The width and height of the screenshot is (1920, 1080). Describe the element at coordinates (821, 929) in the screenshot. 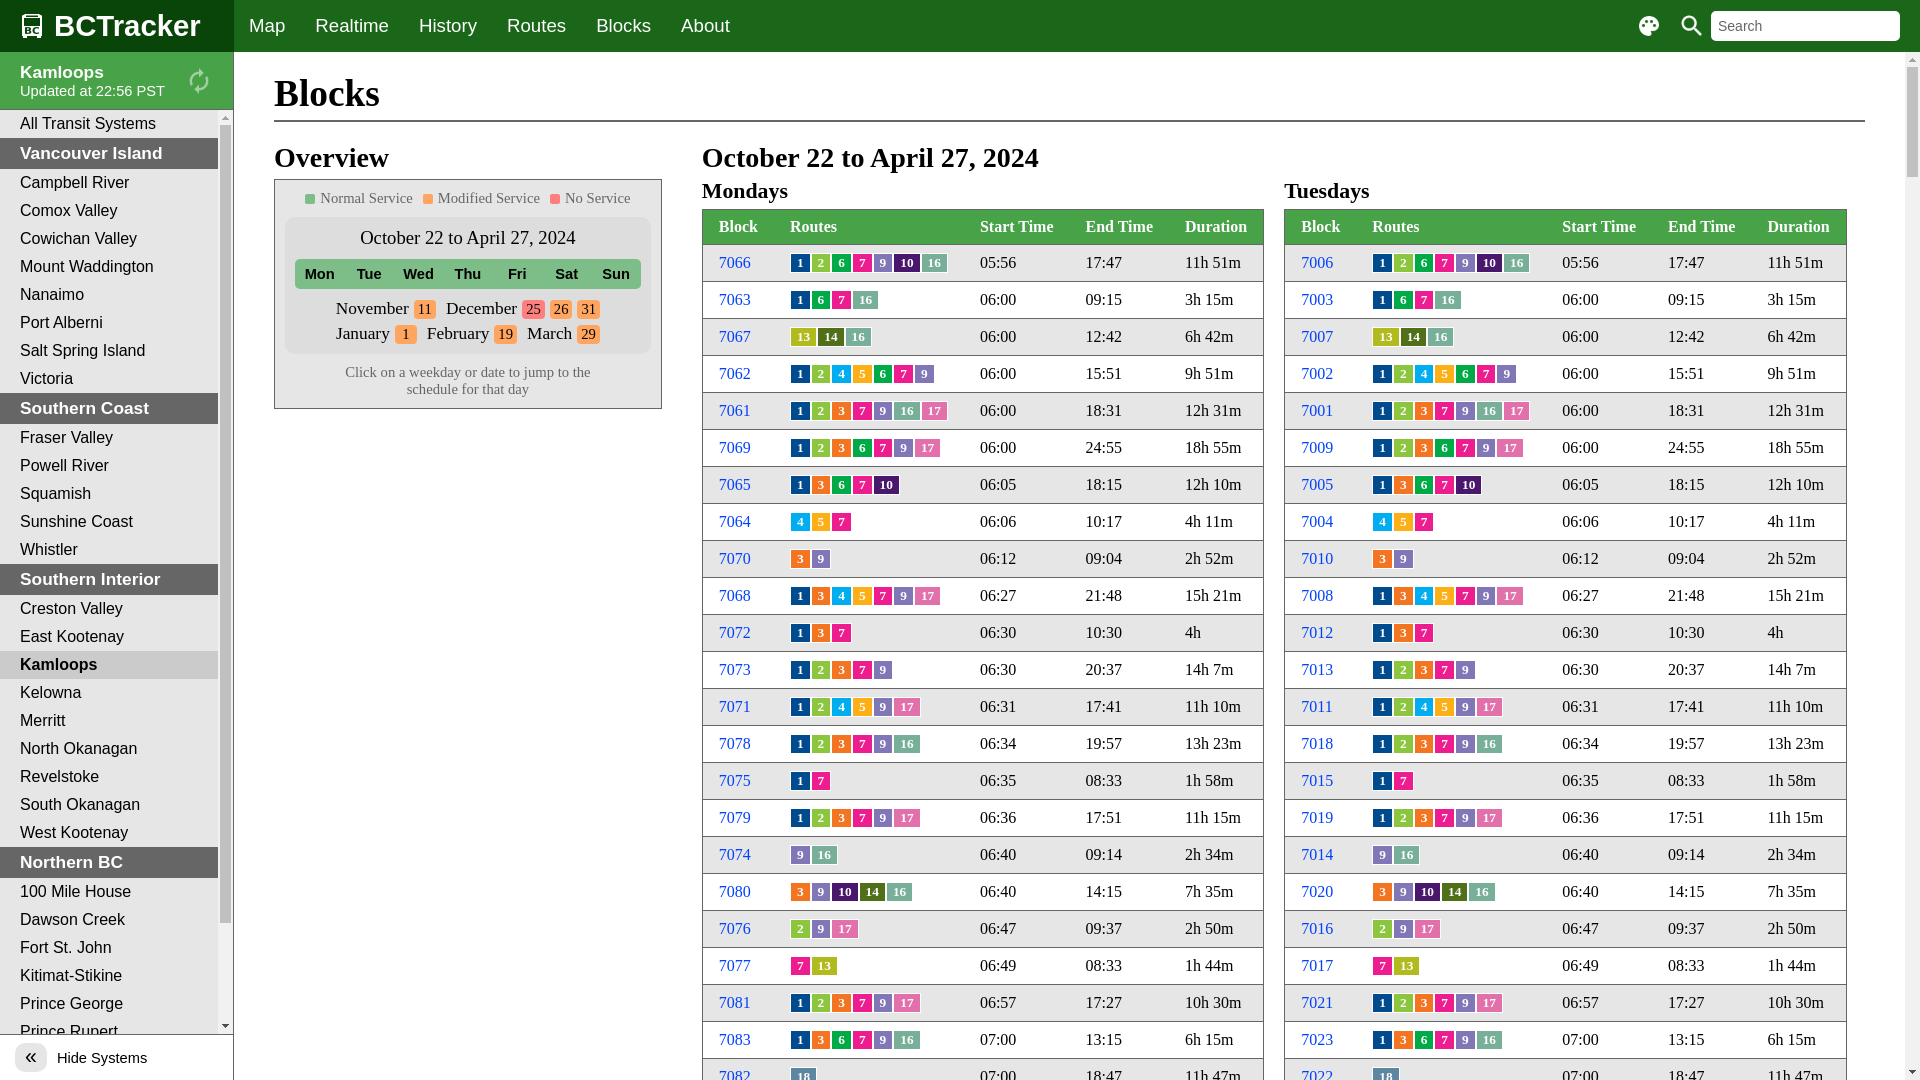

I see `'9'` at that location.